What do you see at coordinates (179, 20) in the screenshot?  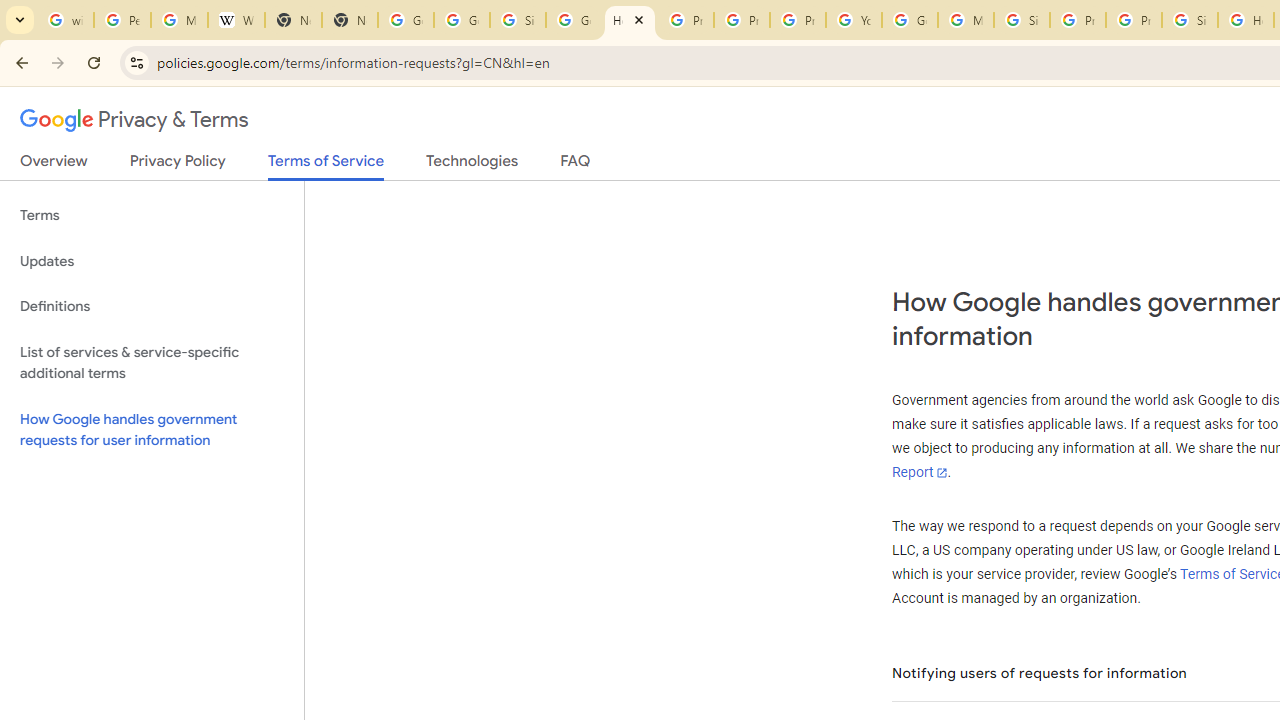 I see `'Manage your Location History - Google Search Help'` at bounding box center [179, 20].